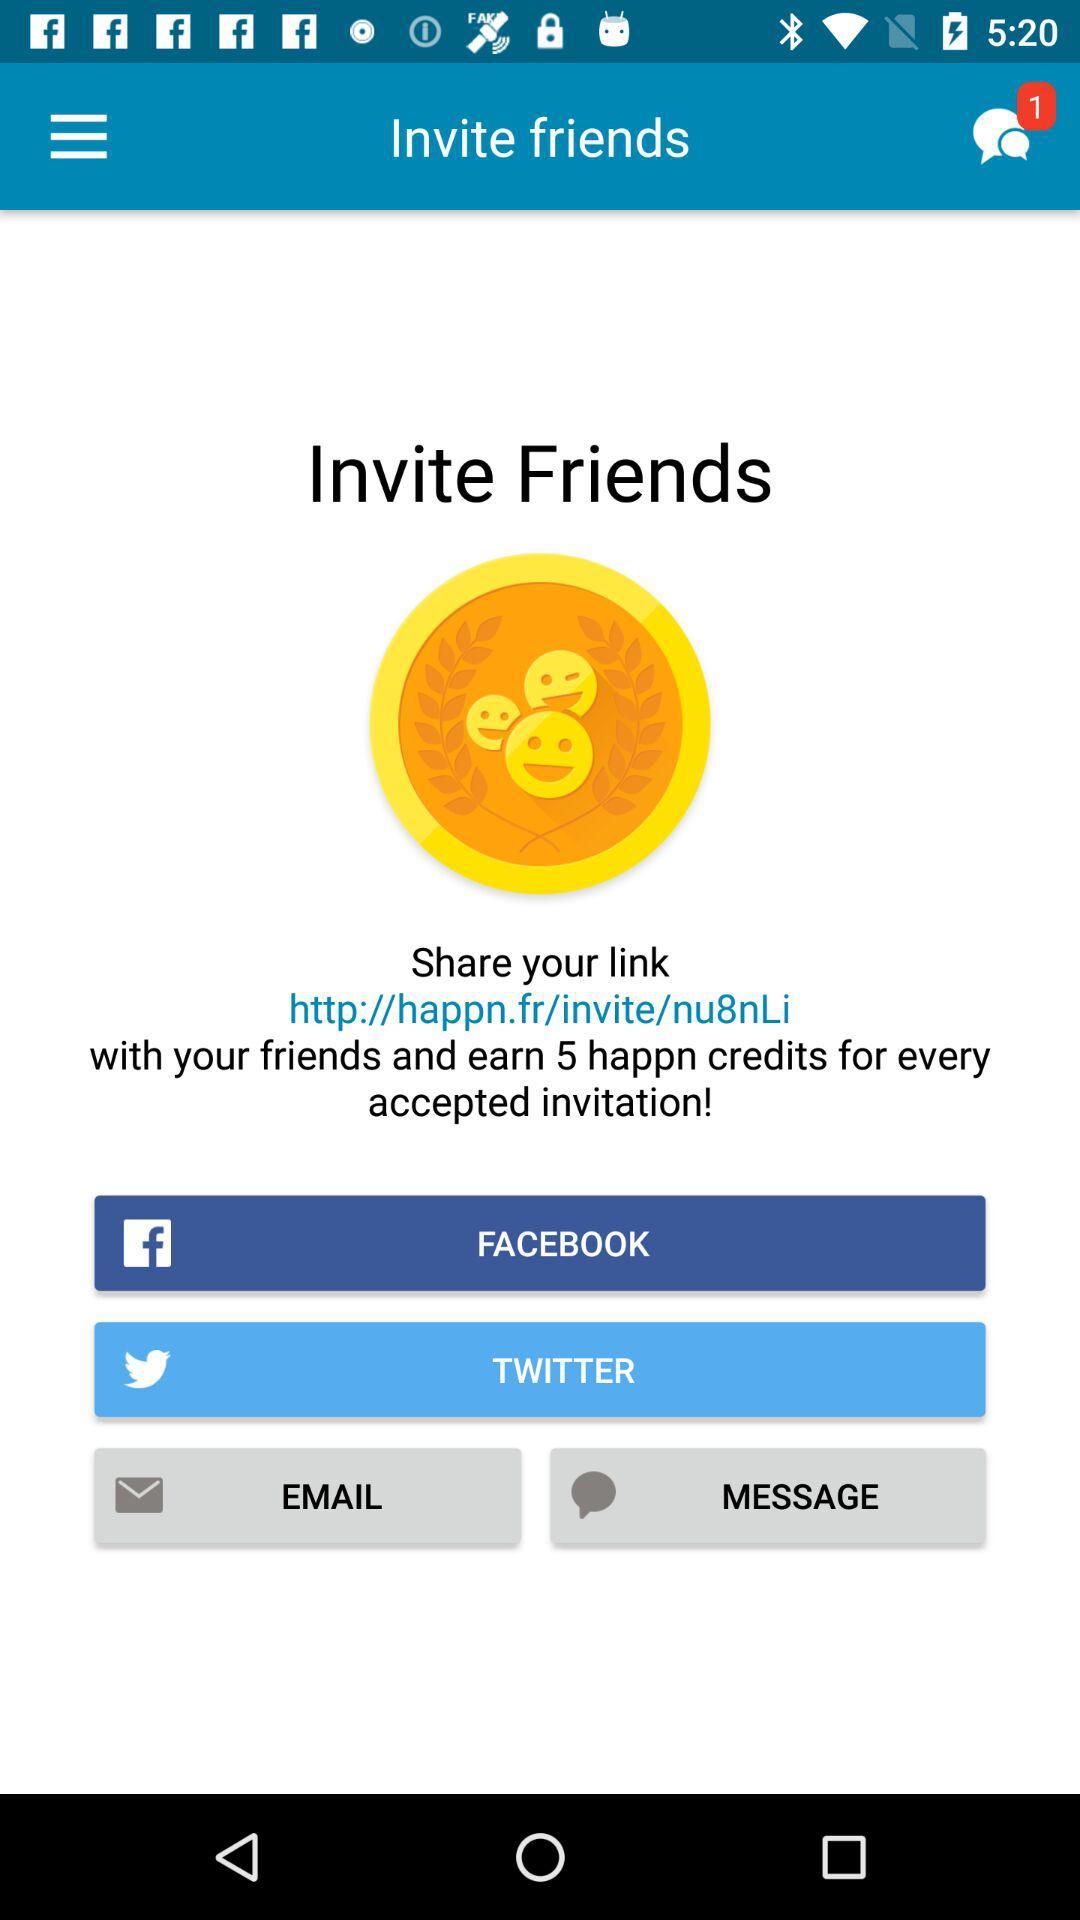 The image size is (1080, 1920). I want to click on the item to the right of email item, so click(766, 1495).